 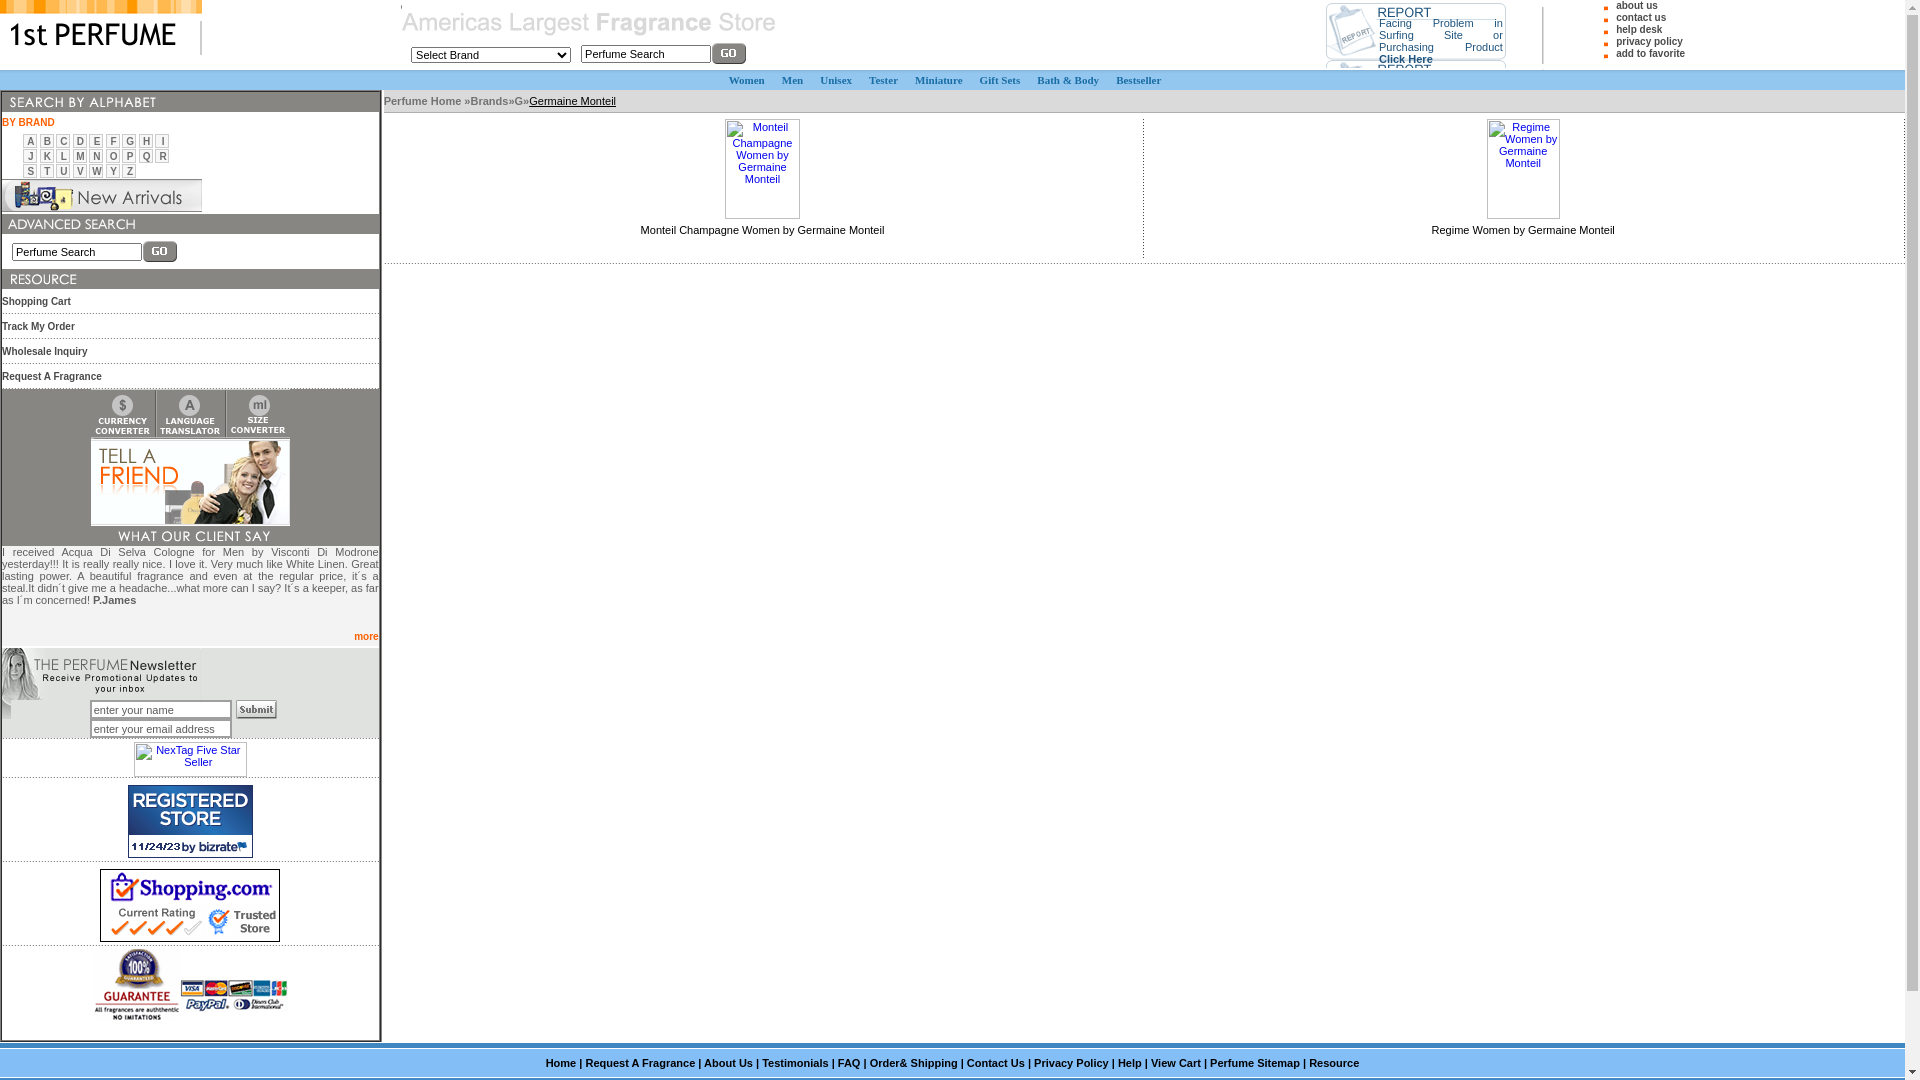 I want to click on 'I', so click(x=163, y=140).